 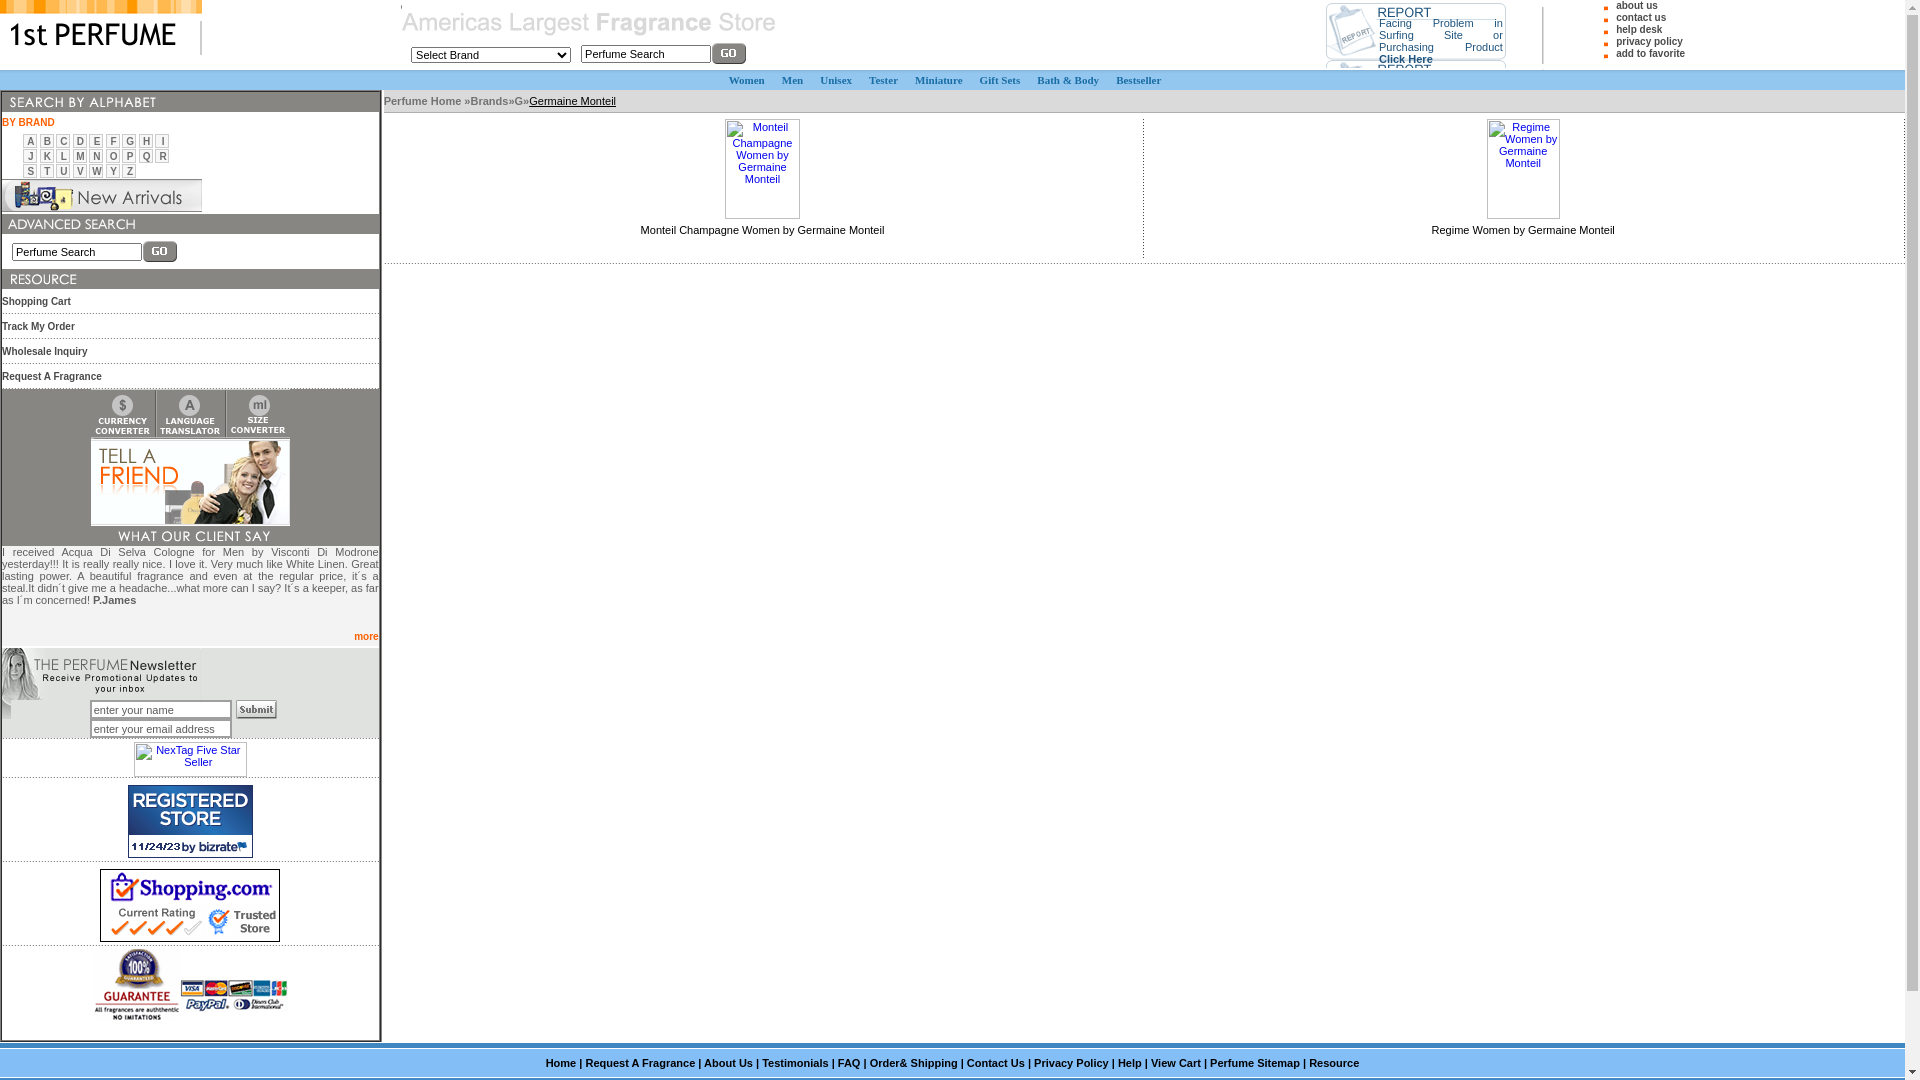 I want to click on 'I', so click(x=163, y=140).